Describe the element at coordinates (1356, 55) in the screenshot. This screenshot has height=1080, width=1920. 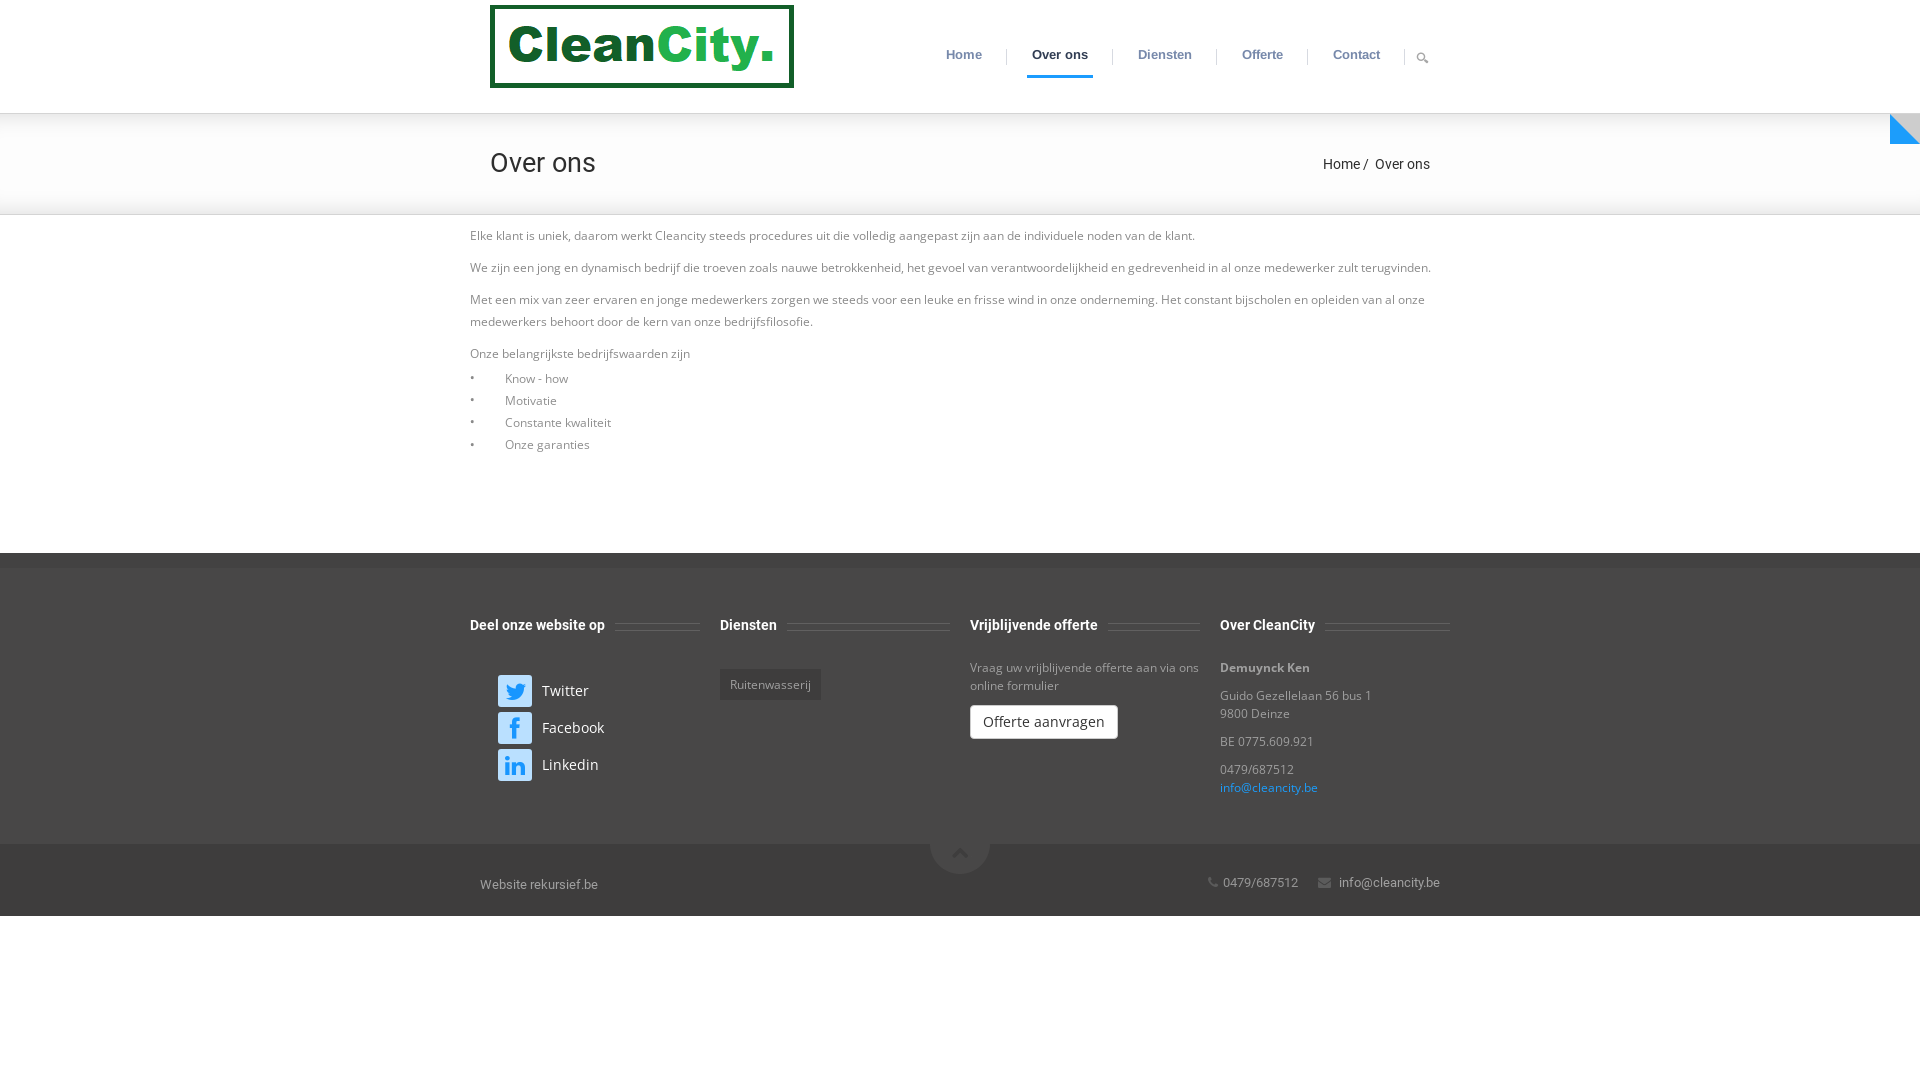
I see `'Contact'` at that location.